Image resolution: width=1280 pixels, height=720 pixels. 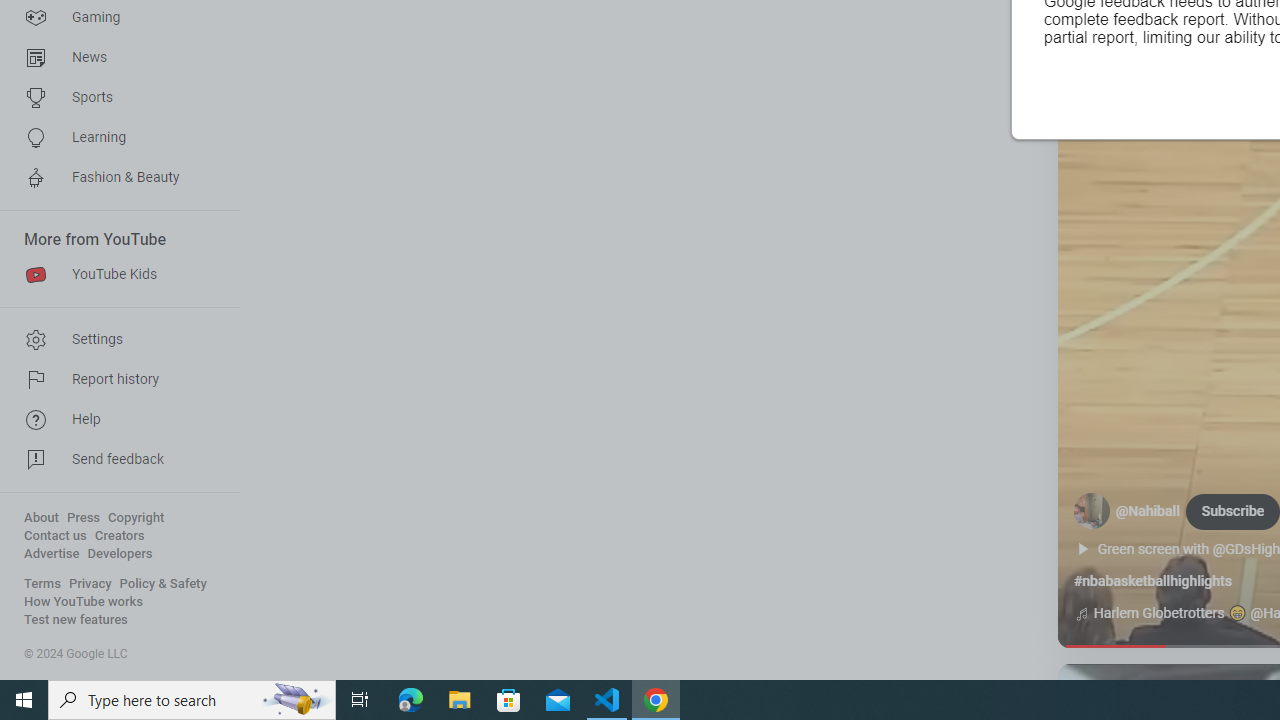 What do you see at coordinates (112, 97) in the screenshot?
I see `'Sports'` at bounding box center [112, 97].